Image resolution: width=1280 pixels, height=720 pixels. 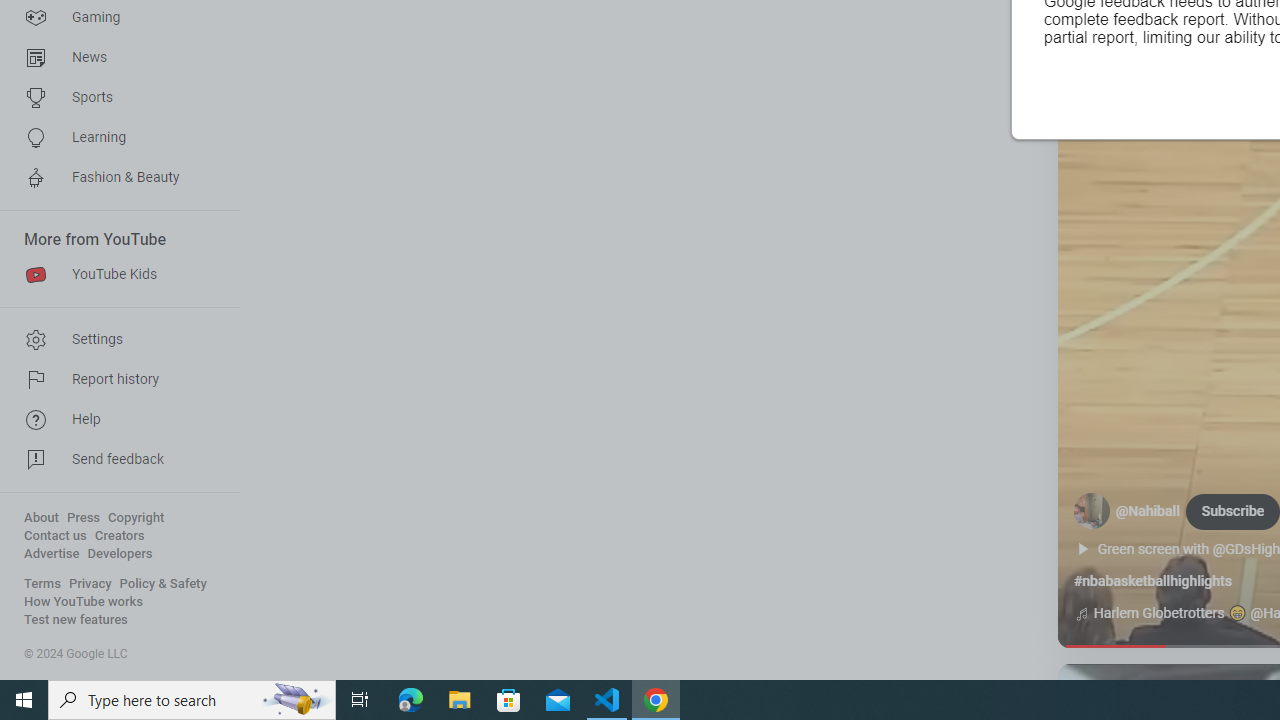 What do you see at coordinates (112, 97) in the screenshot?
I see `'Sports'` at bounding box center [112, 97].